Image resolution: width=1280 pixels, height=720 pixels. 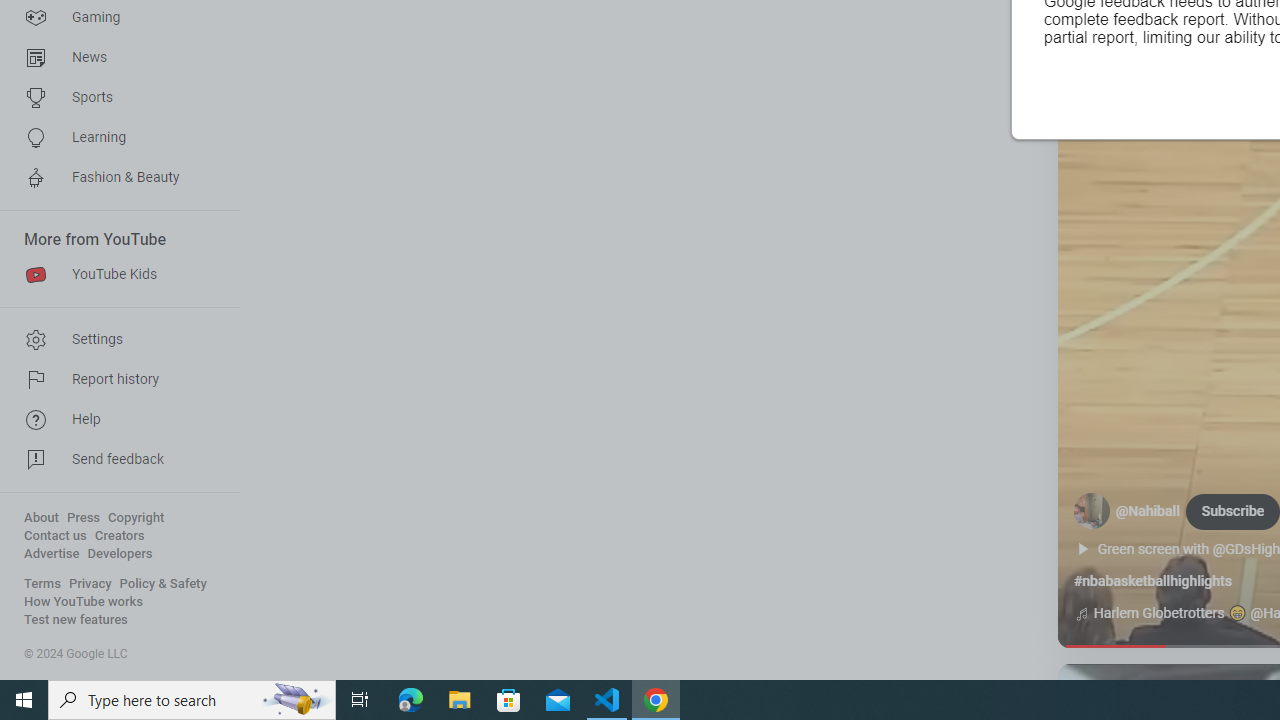 What do you see at coordinates (112, 97) in the screenshot?
I see `'Sports'` at bounding box center [112, 97].